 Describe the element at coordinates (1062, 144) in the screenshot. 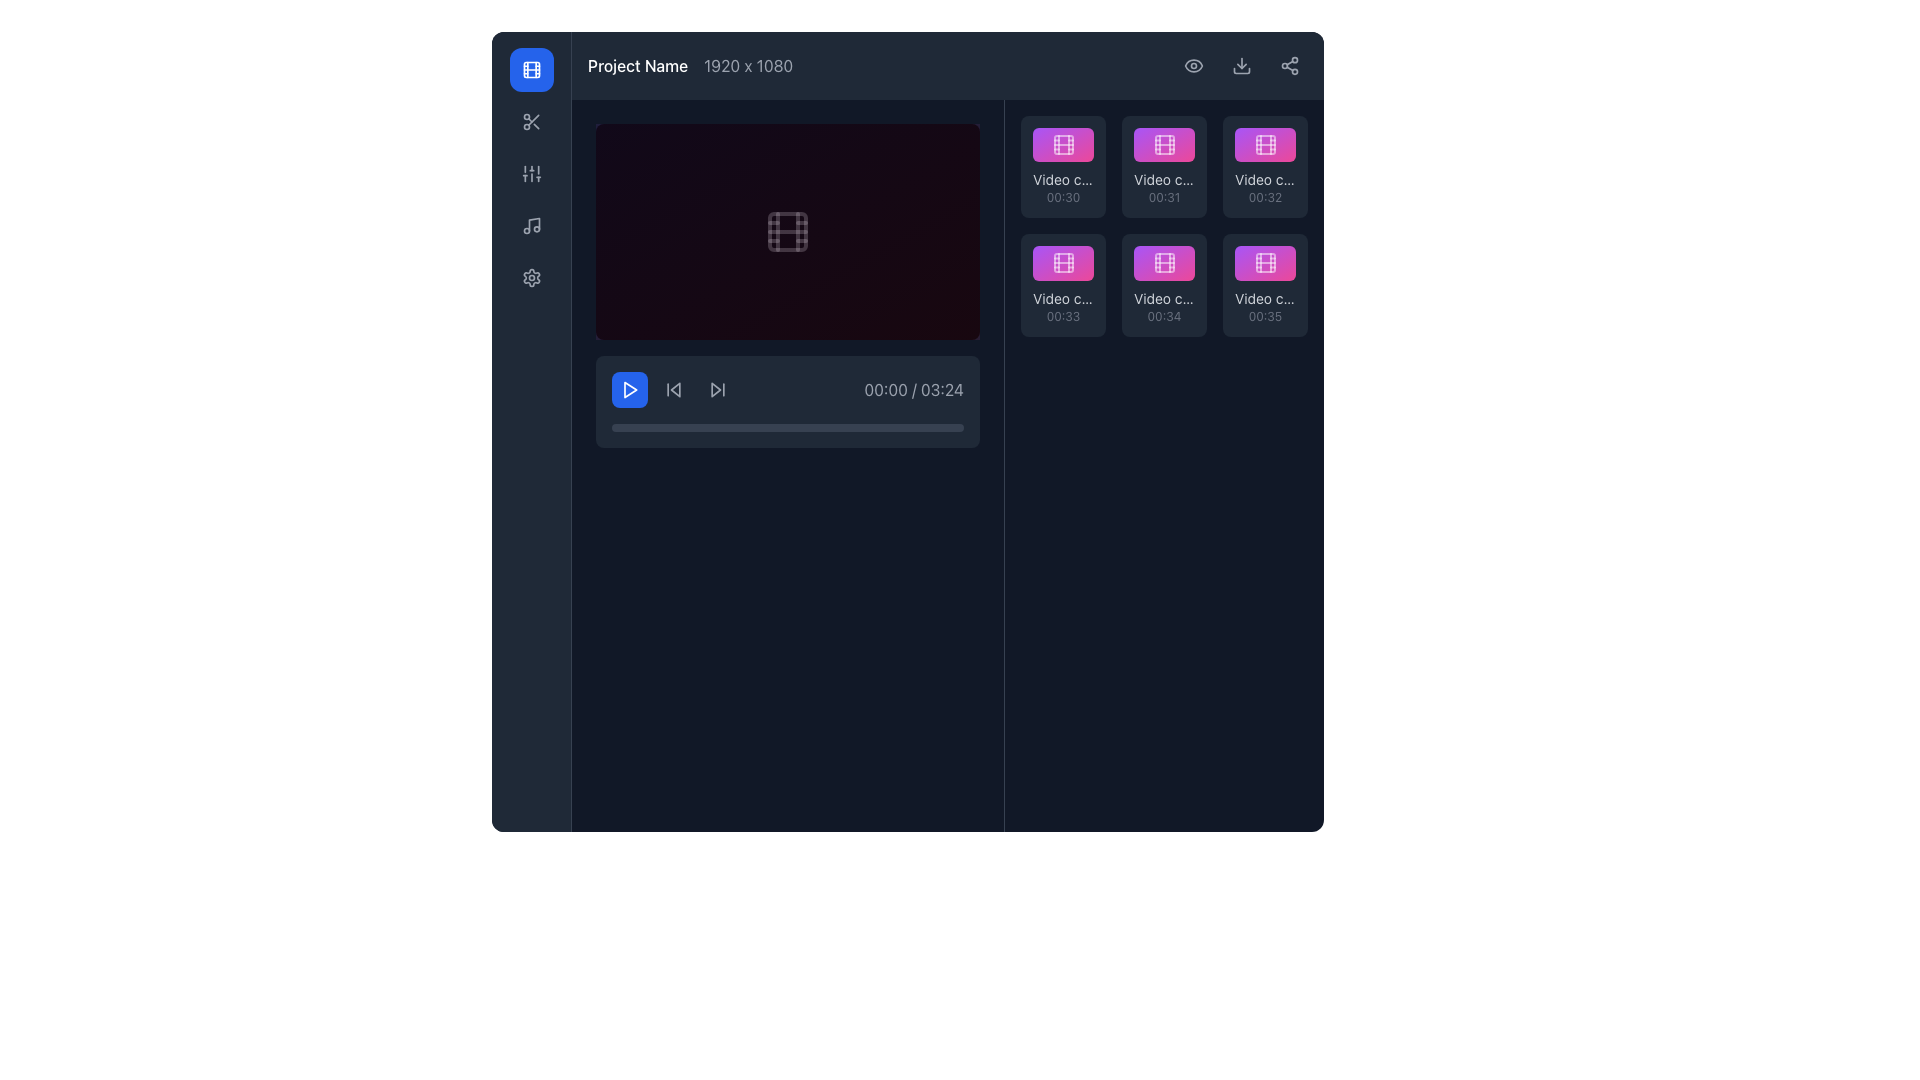

I see `the film icon within the tile button` at that location.